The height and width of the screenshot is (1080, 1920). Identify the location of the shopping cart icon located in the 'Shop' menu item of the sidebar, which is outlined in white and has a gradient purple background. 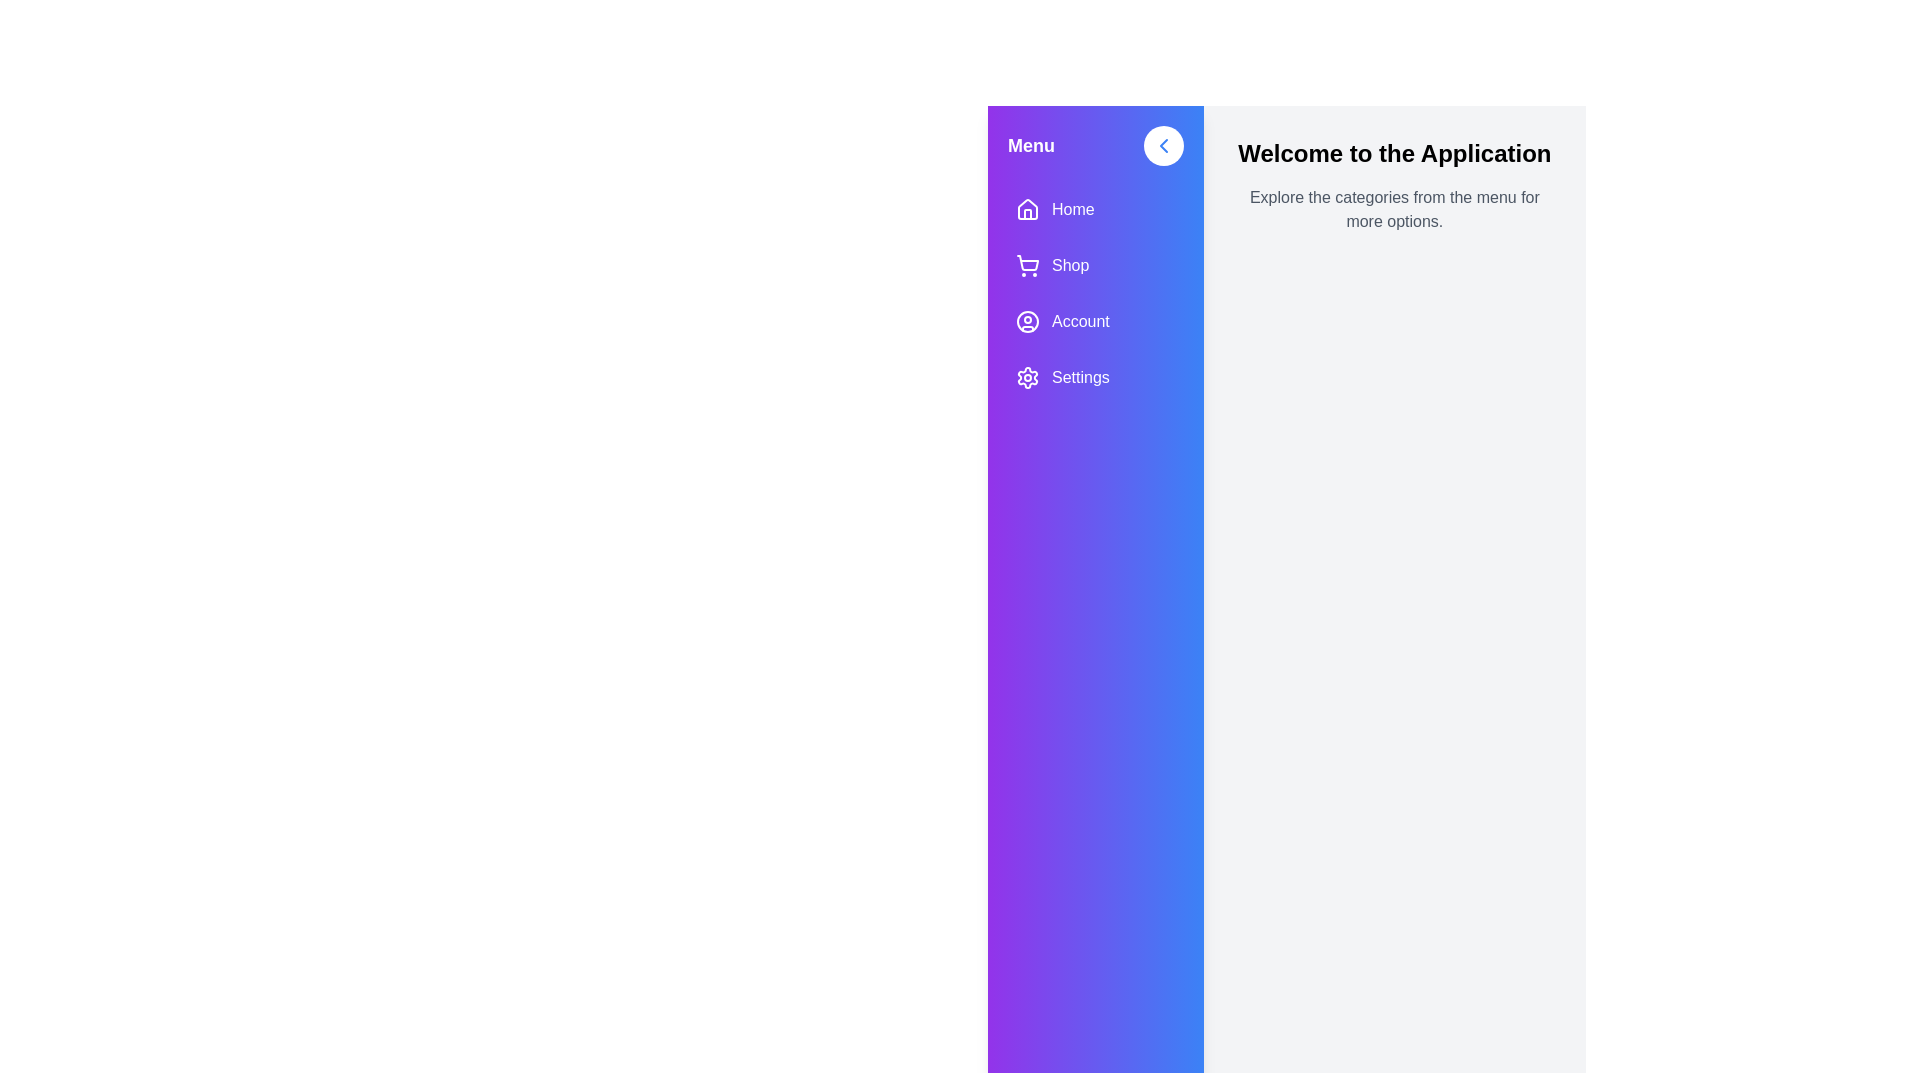
(1027, 265).